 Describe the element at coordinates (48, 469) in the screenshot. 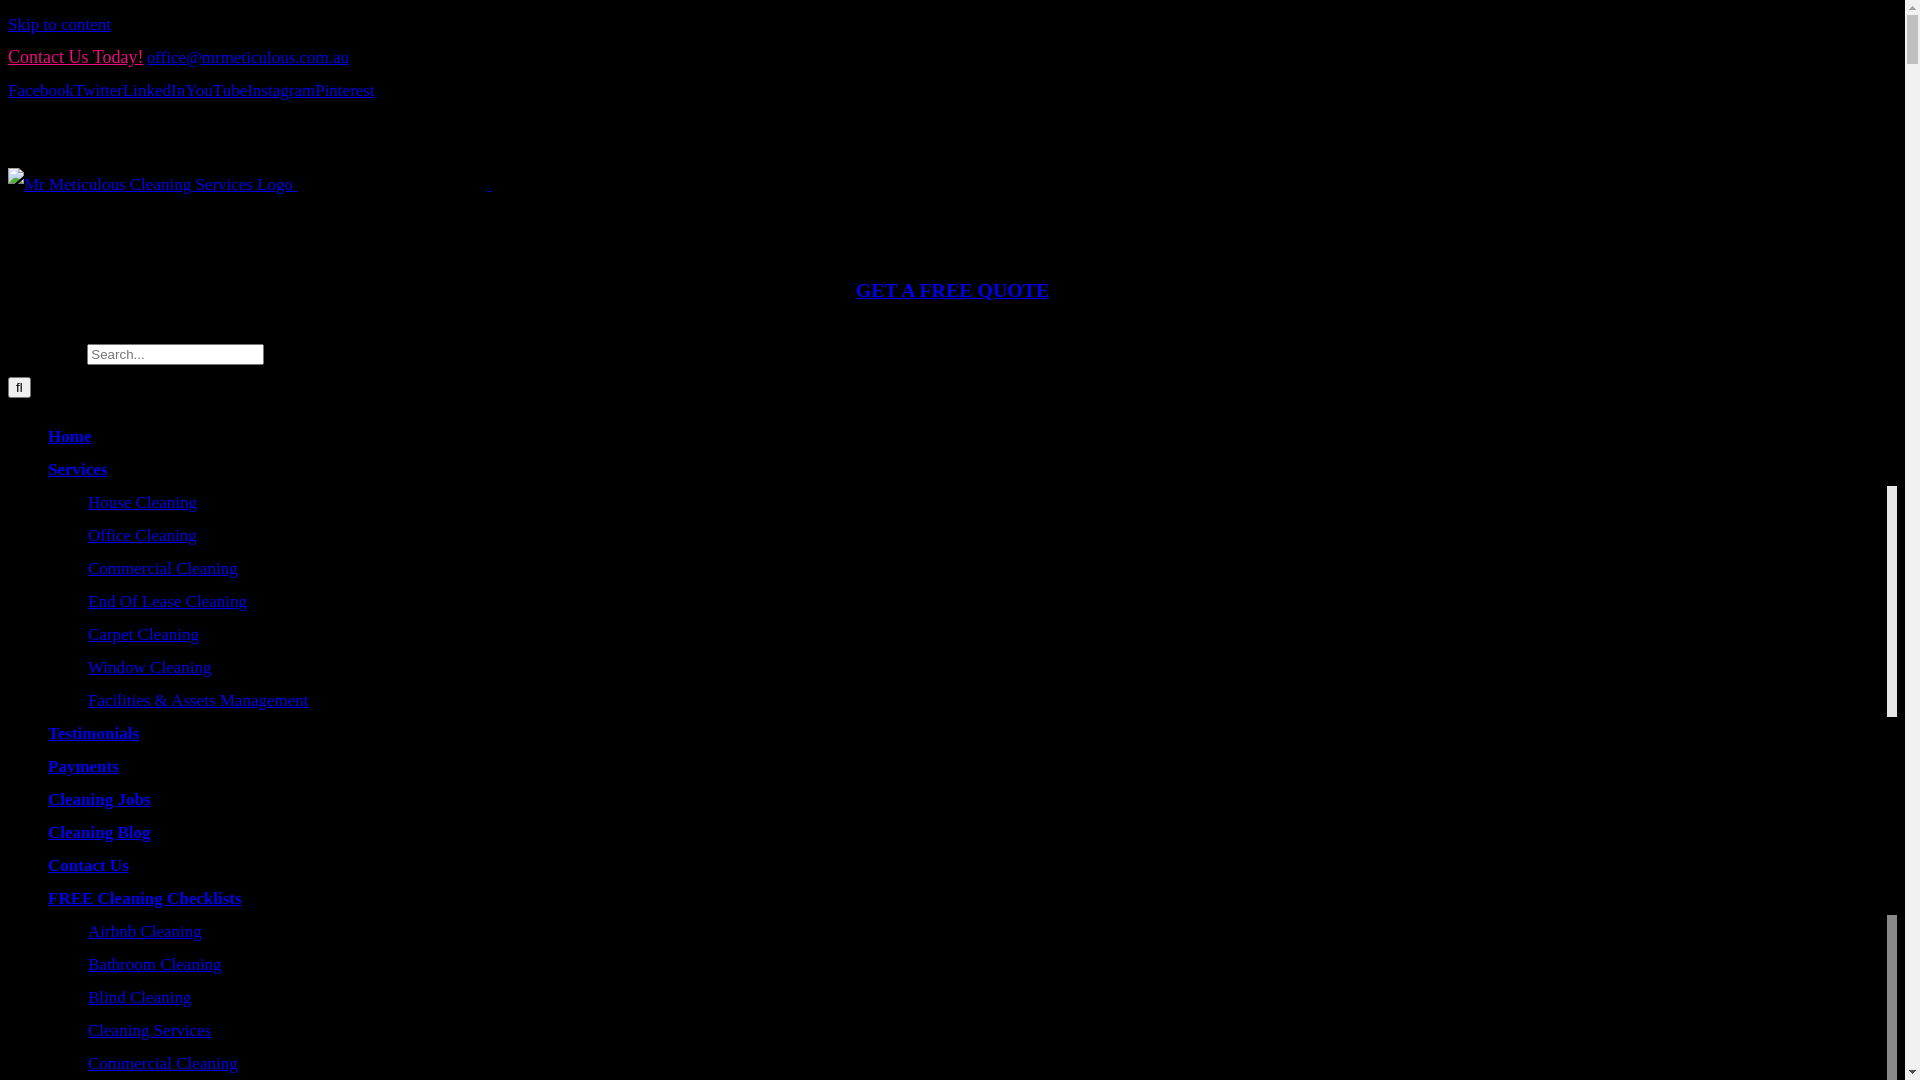

I see `'Services'` at that location.